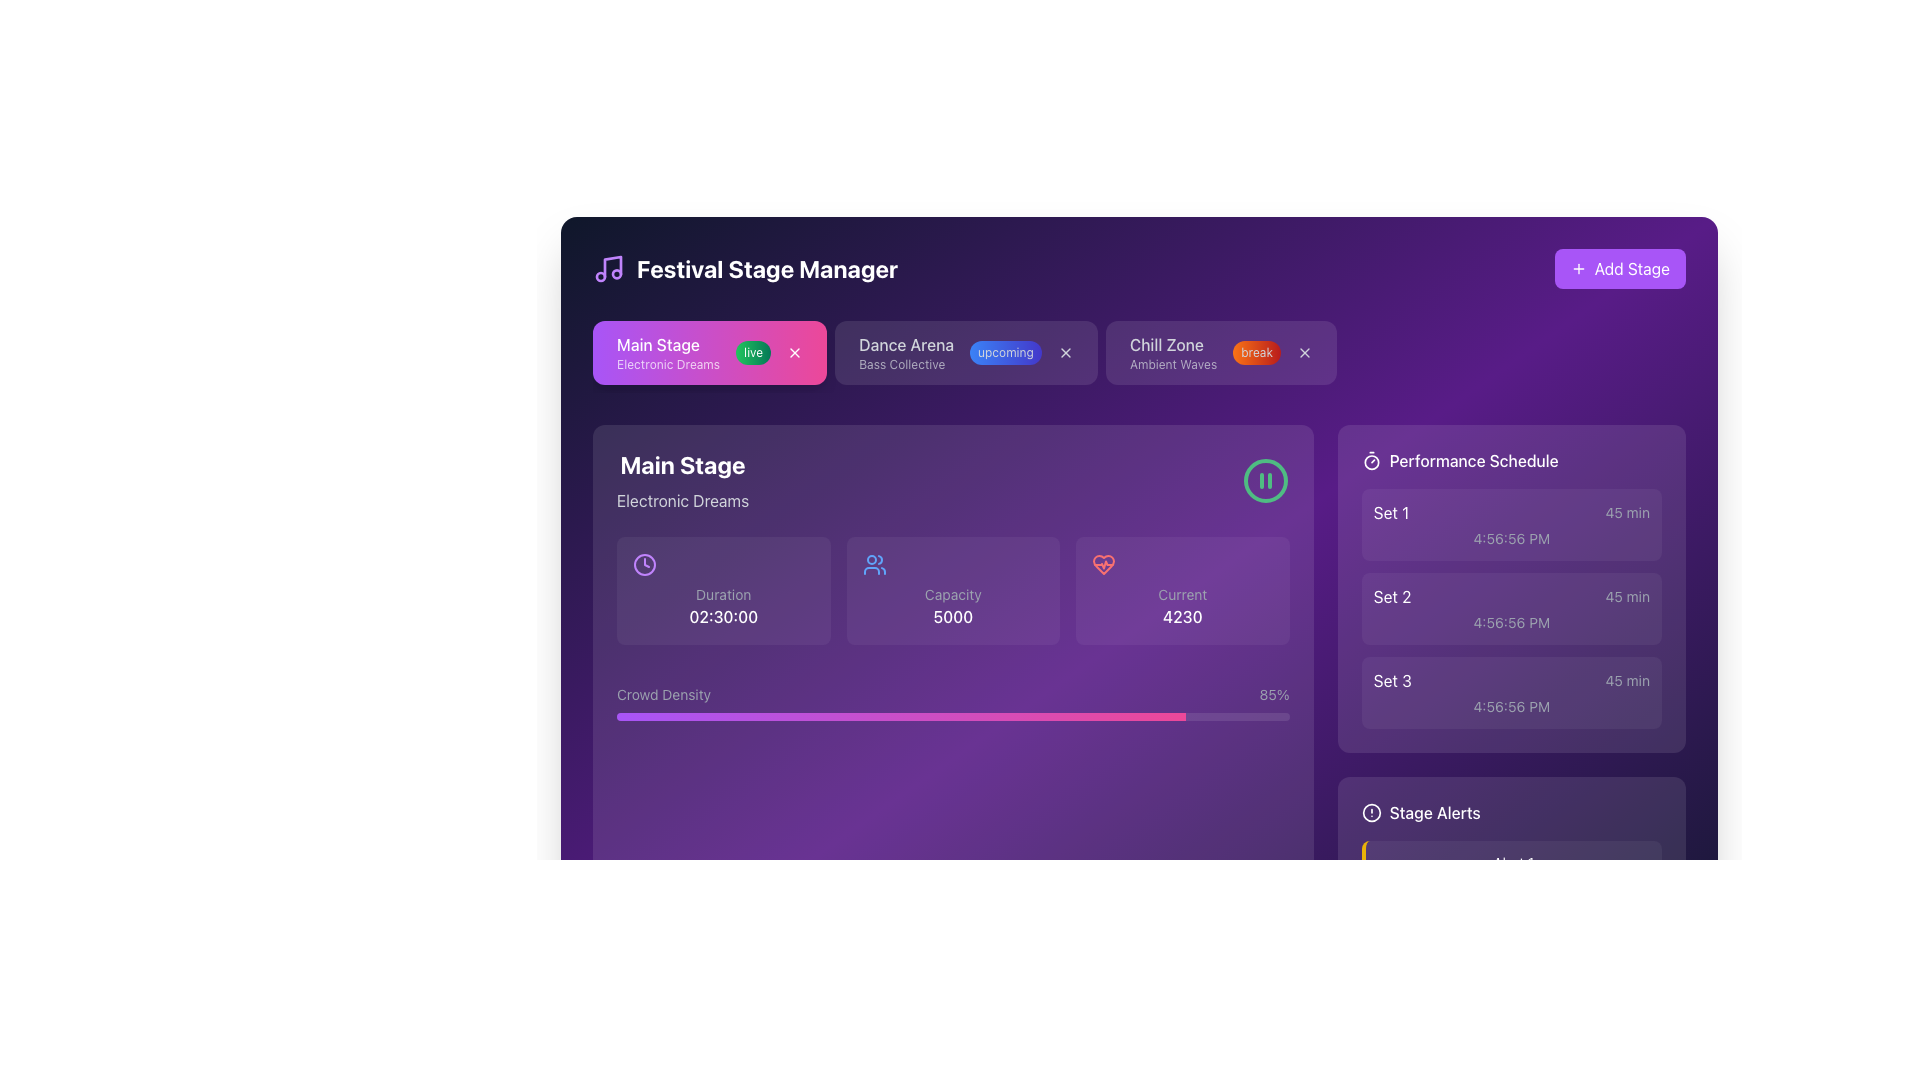 Image resolution: width=1920 pixels, height=1080 pixels. I want to click on the icon associated with the 'Add Stage' button for accessibility navigation, so click(1577, 268).